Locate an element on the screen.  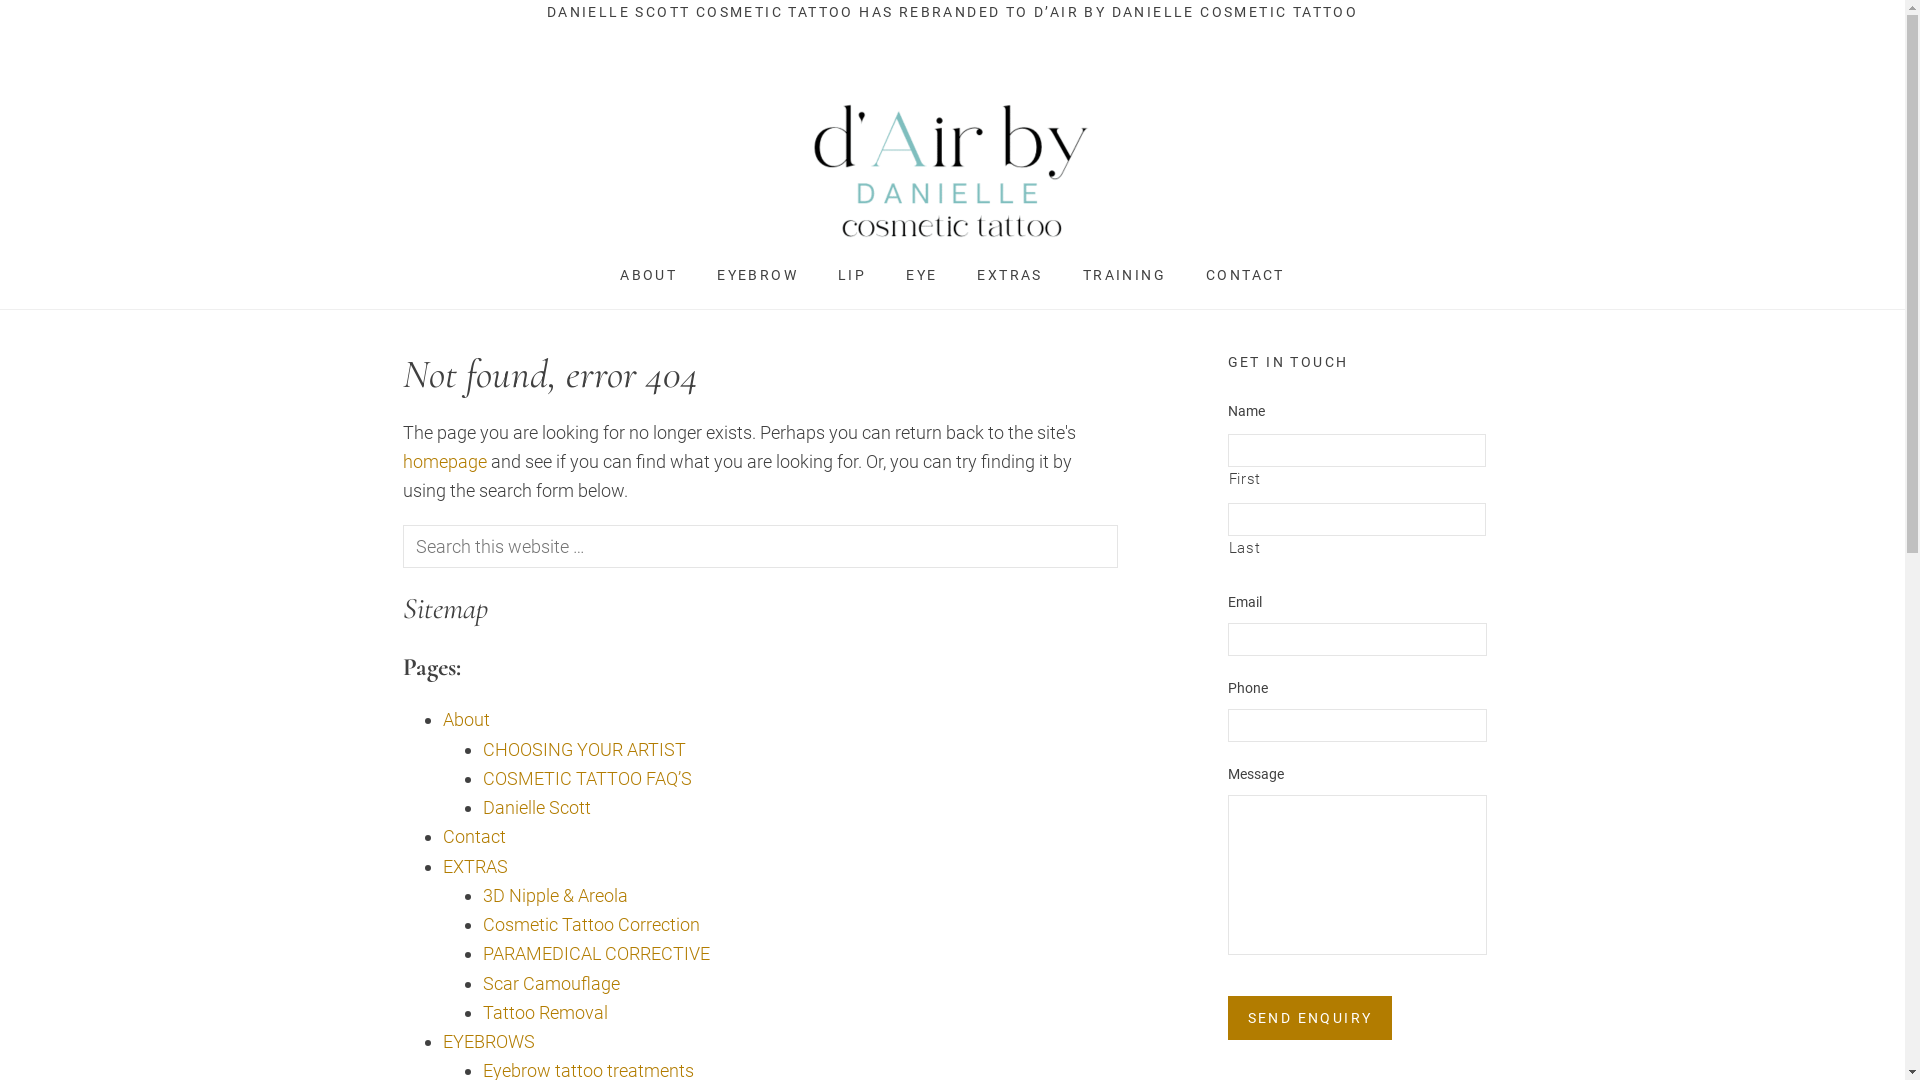
'Contact' is located at coordinates (440, 836).